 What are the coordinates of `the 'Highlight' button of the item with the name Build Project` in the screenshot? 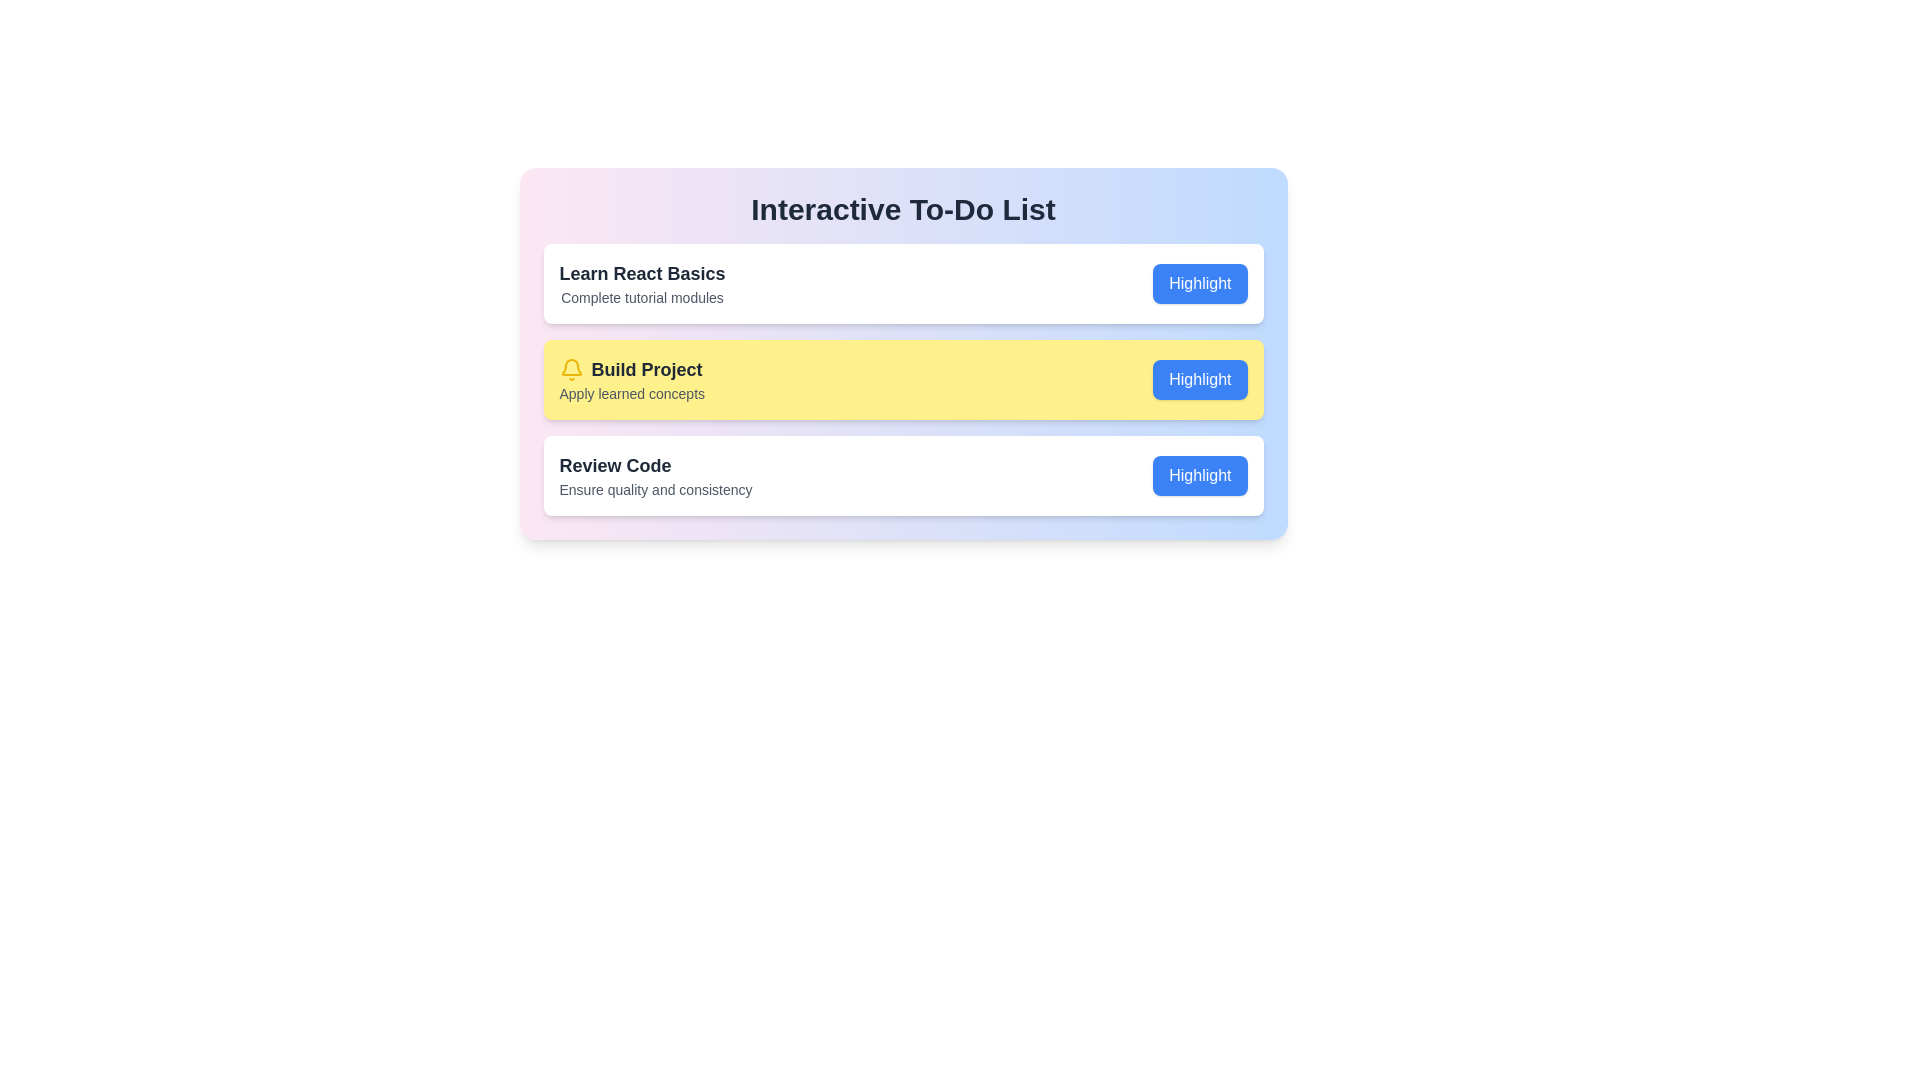 It's located at (1200, 380).